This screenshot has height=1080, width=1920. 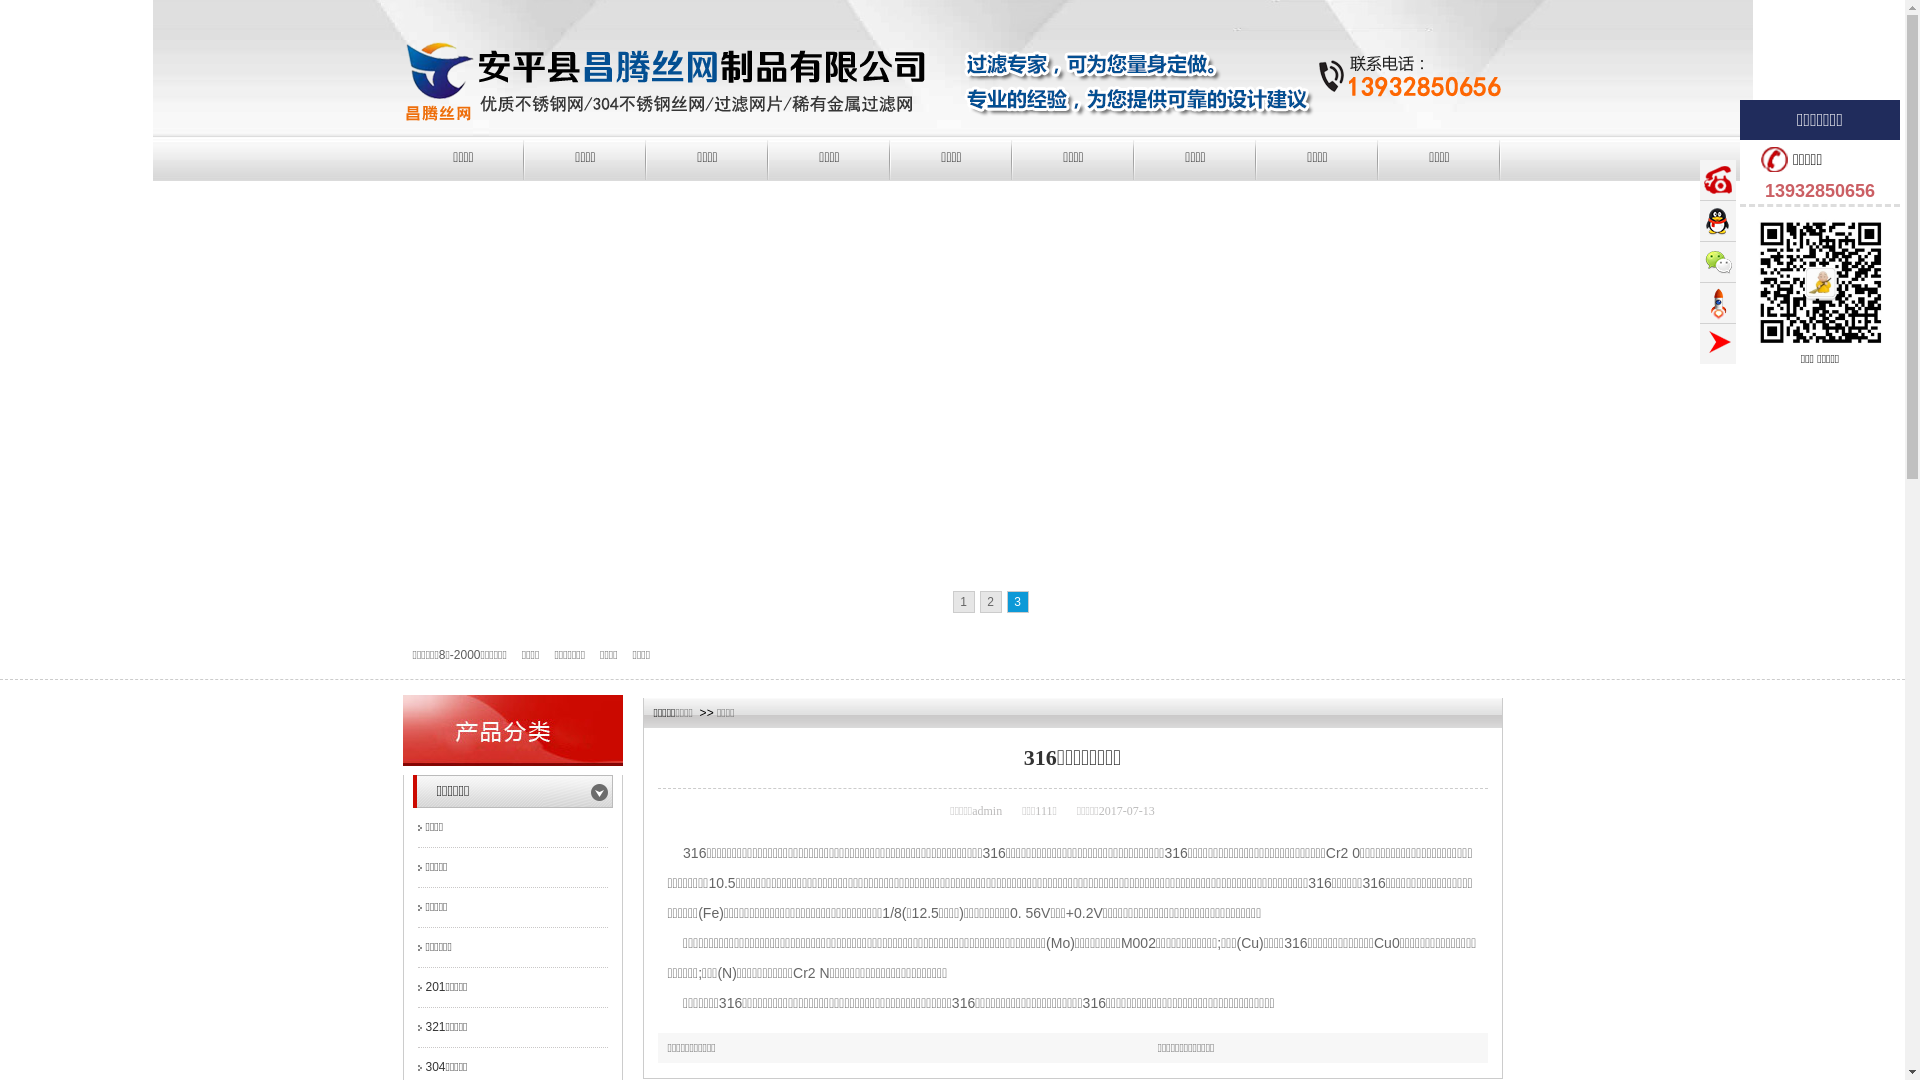 I want to click on '3038276279', so click(x=1717, y=220).